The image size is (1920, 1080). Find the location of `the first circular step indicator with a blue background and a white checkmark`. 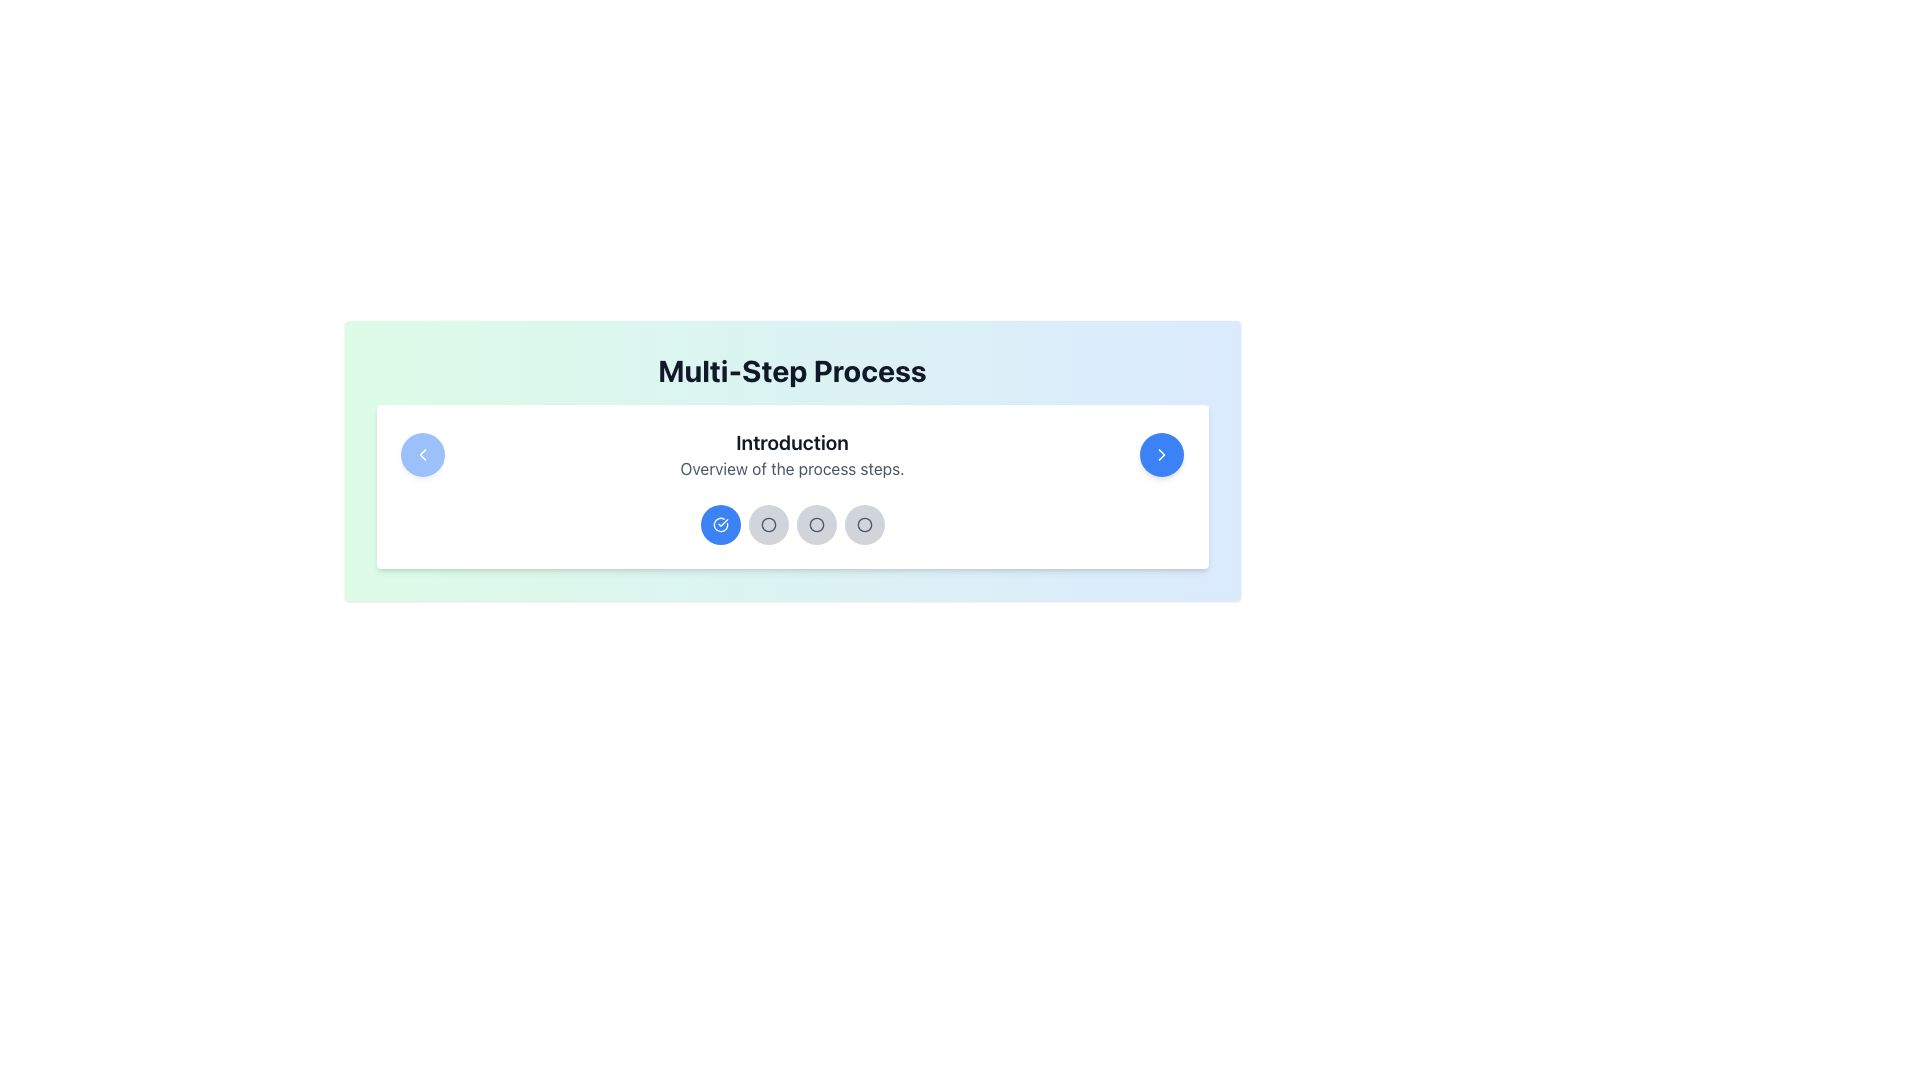

the first circular step indicator with a blue background and a white checkmark is located at coordinates (720, 523).